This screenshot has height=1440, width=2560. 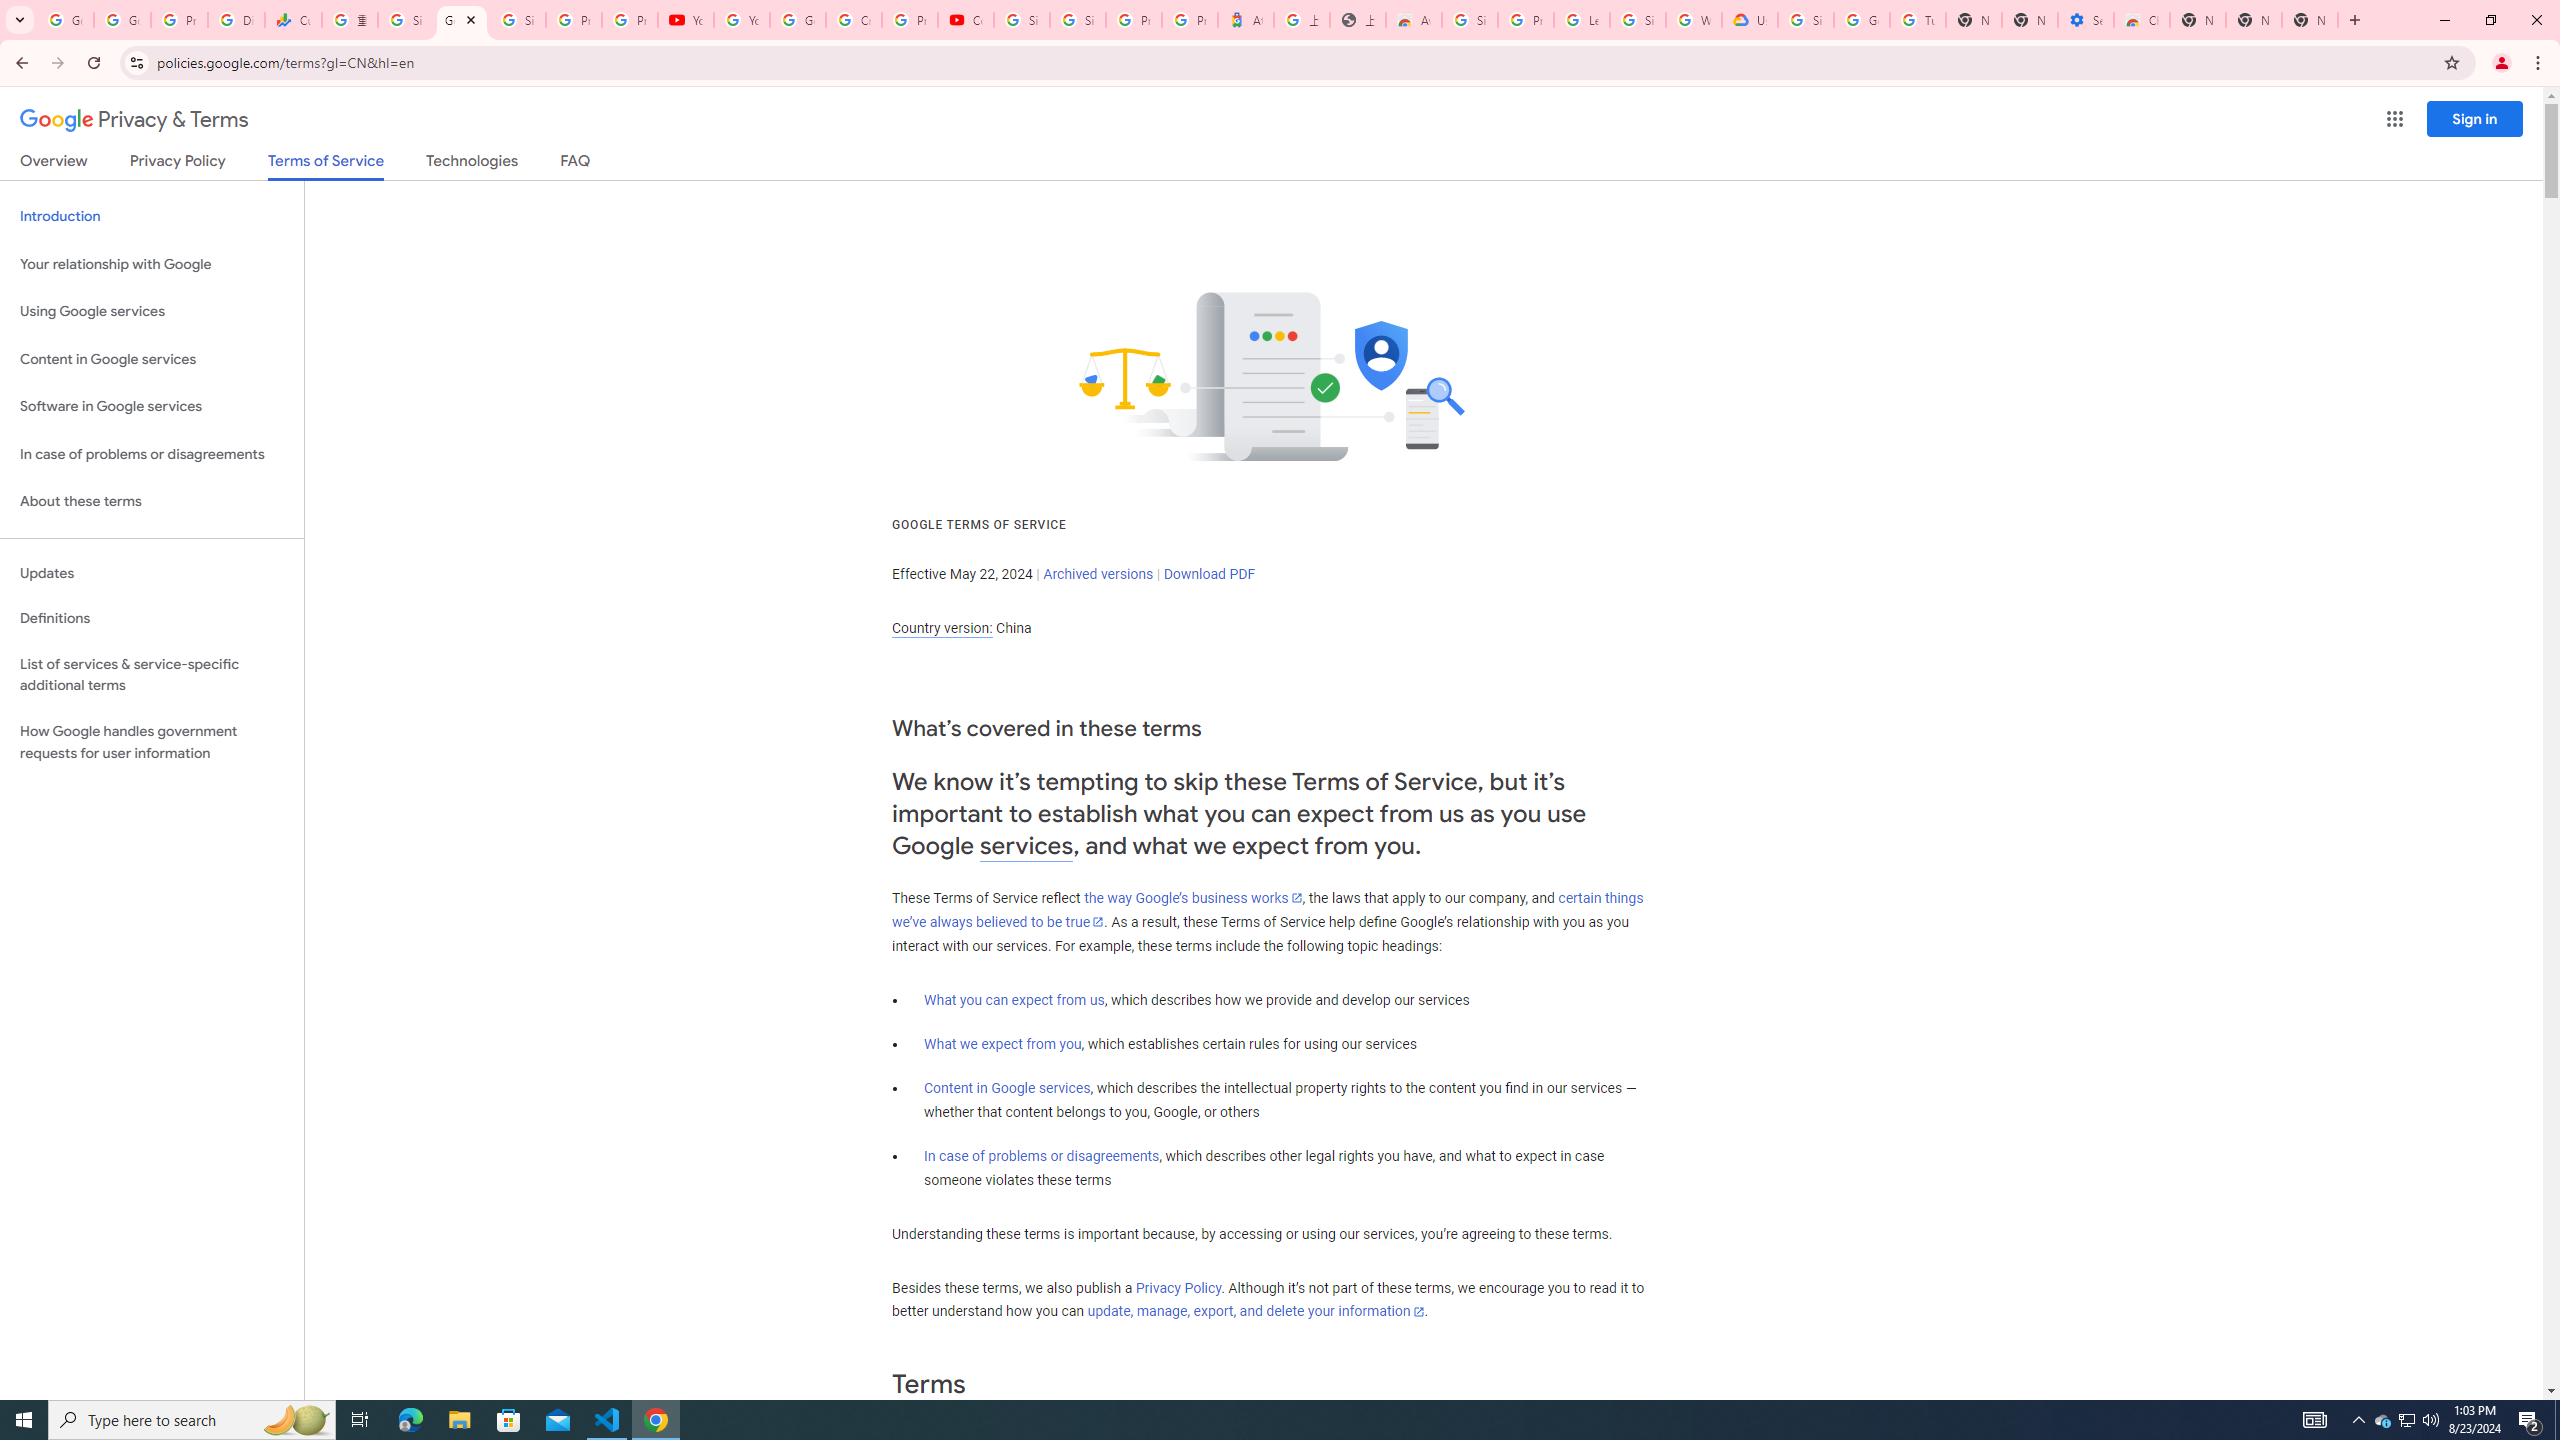 I want to click on 'Software in Google services', so click(x=151, y=405).